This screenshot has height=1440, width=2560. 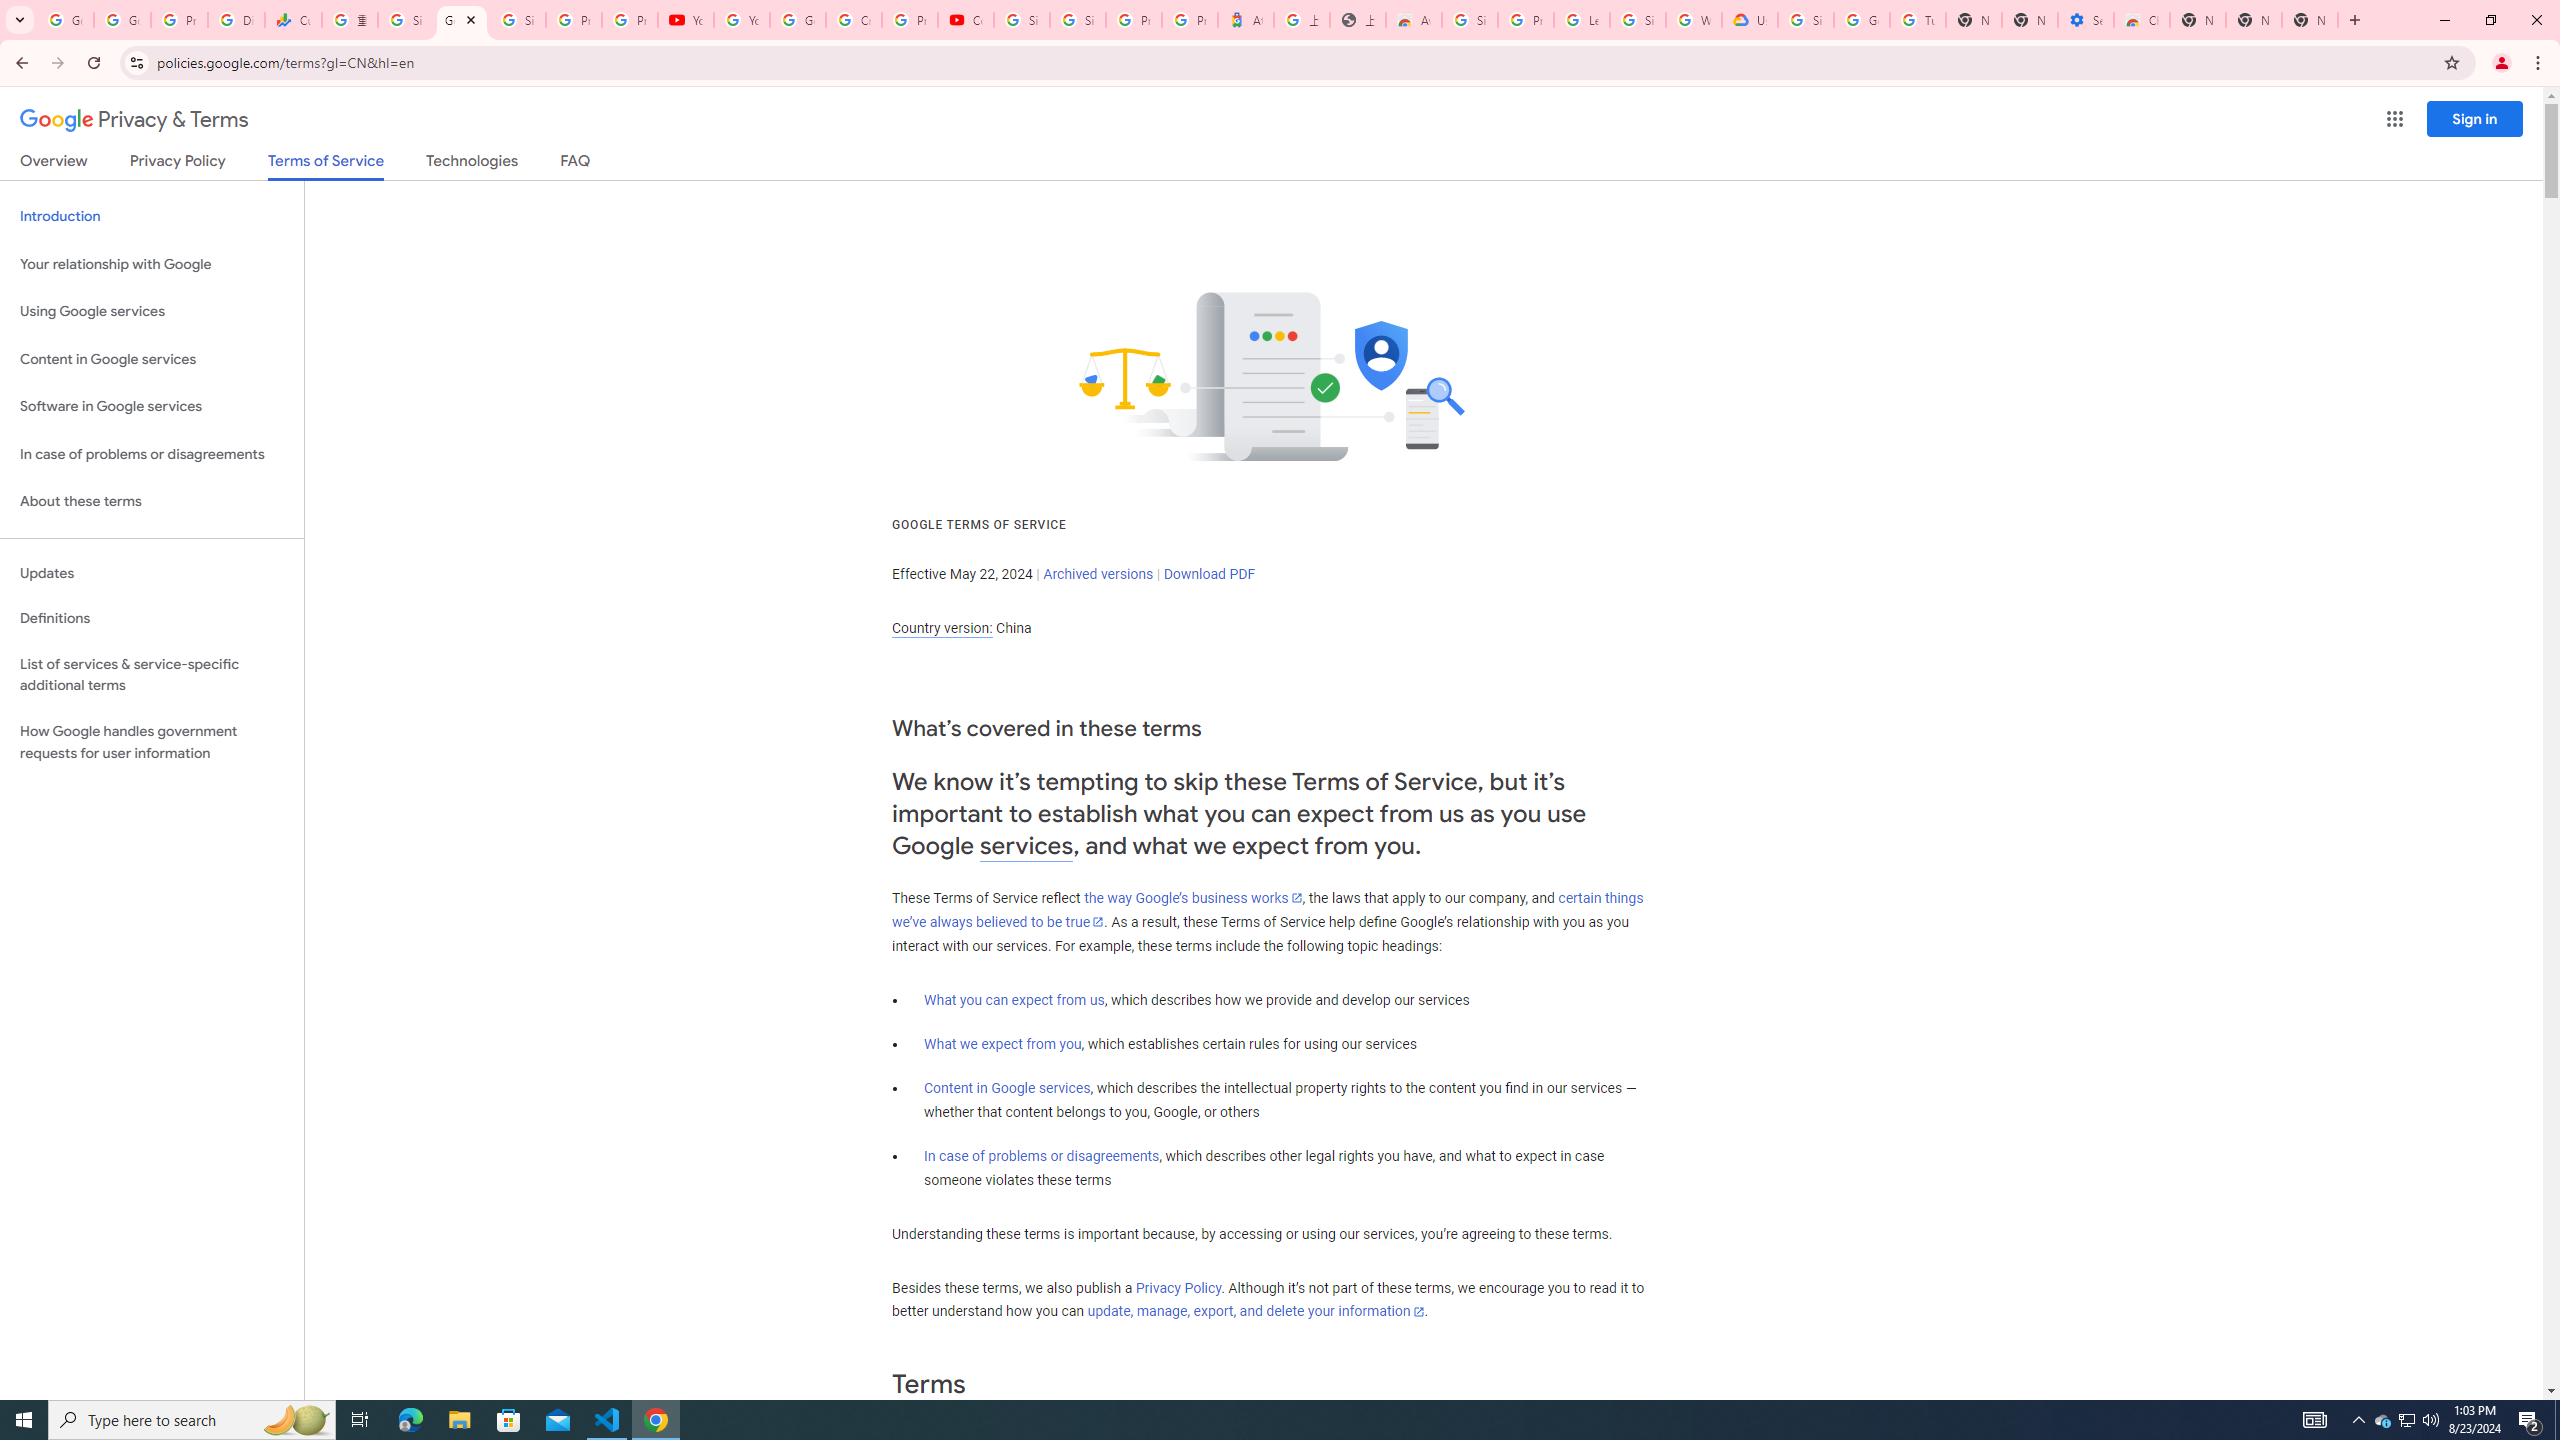 I want to click on 'Software in Google services', so click(x=151, y=405).